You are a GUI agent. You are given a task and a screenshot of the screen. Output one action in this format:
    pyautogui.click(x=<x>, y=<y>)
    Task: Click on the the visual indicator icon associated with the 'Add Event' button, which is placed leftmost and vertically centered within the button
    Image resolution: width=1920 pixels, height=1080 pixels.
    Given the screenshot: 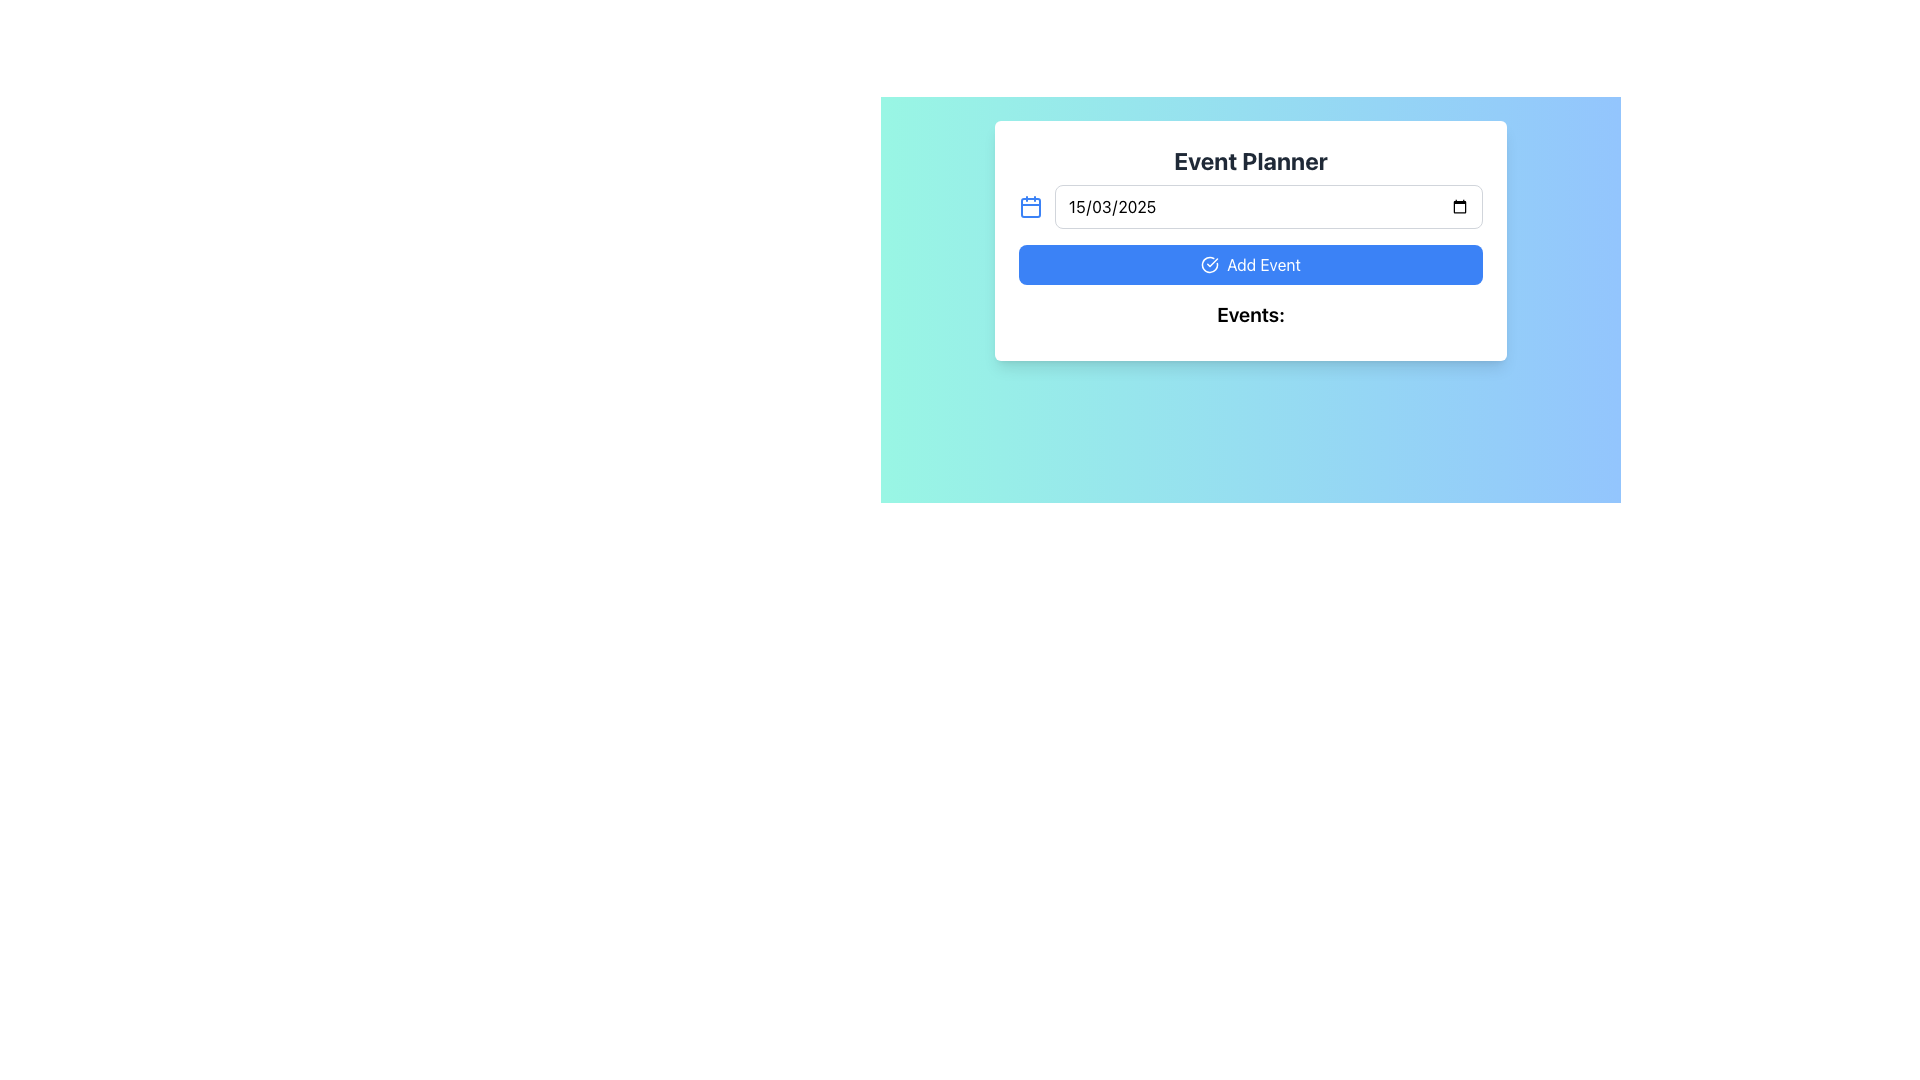 What is the action you would take?
    pyautogui.click(x=1208, y=264)
    